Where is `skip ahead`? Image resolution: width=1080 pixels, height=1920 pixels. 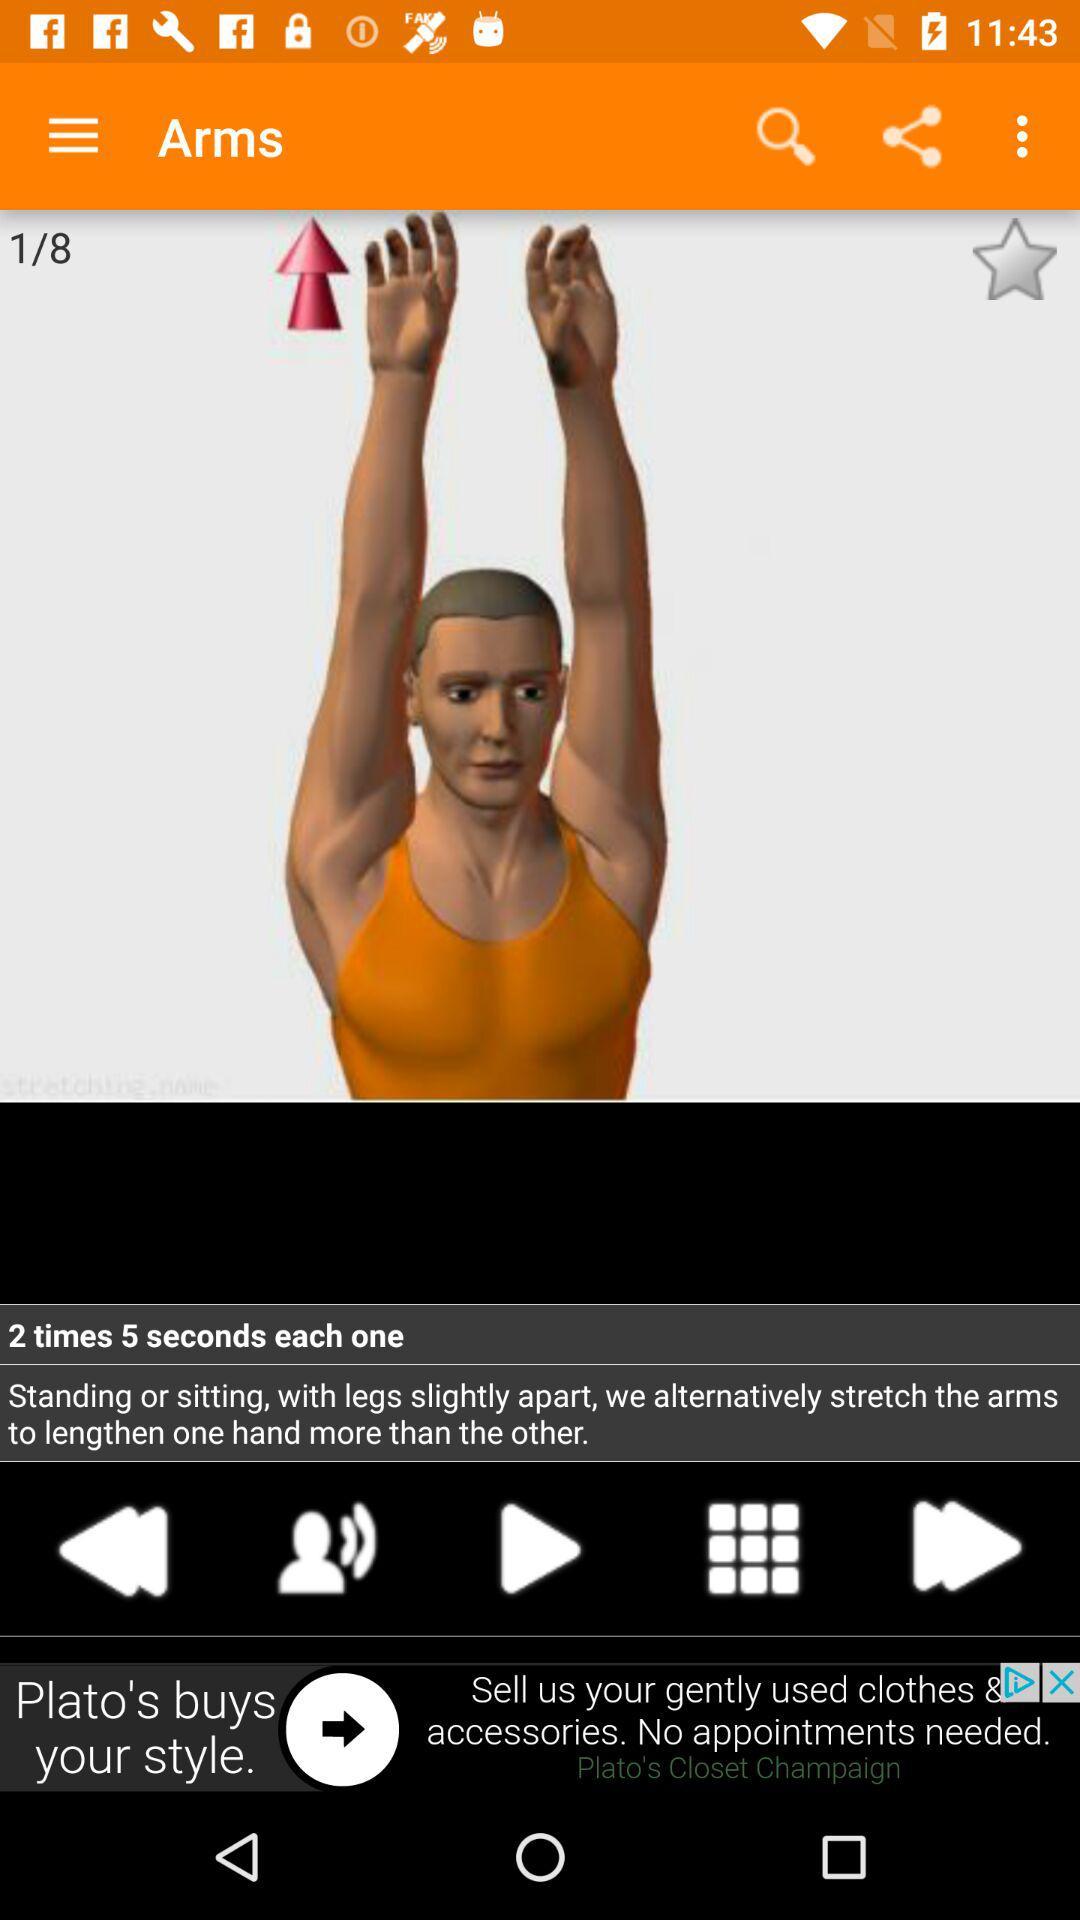 skip ahead is located at coordinates (964, 1547).